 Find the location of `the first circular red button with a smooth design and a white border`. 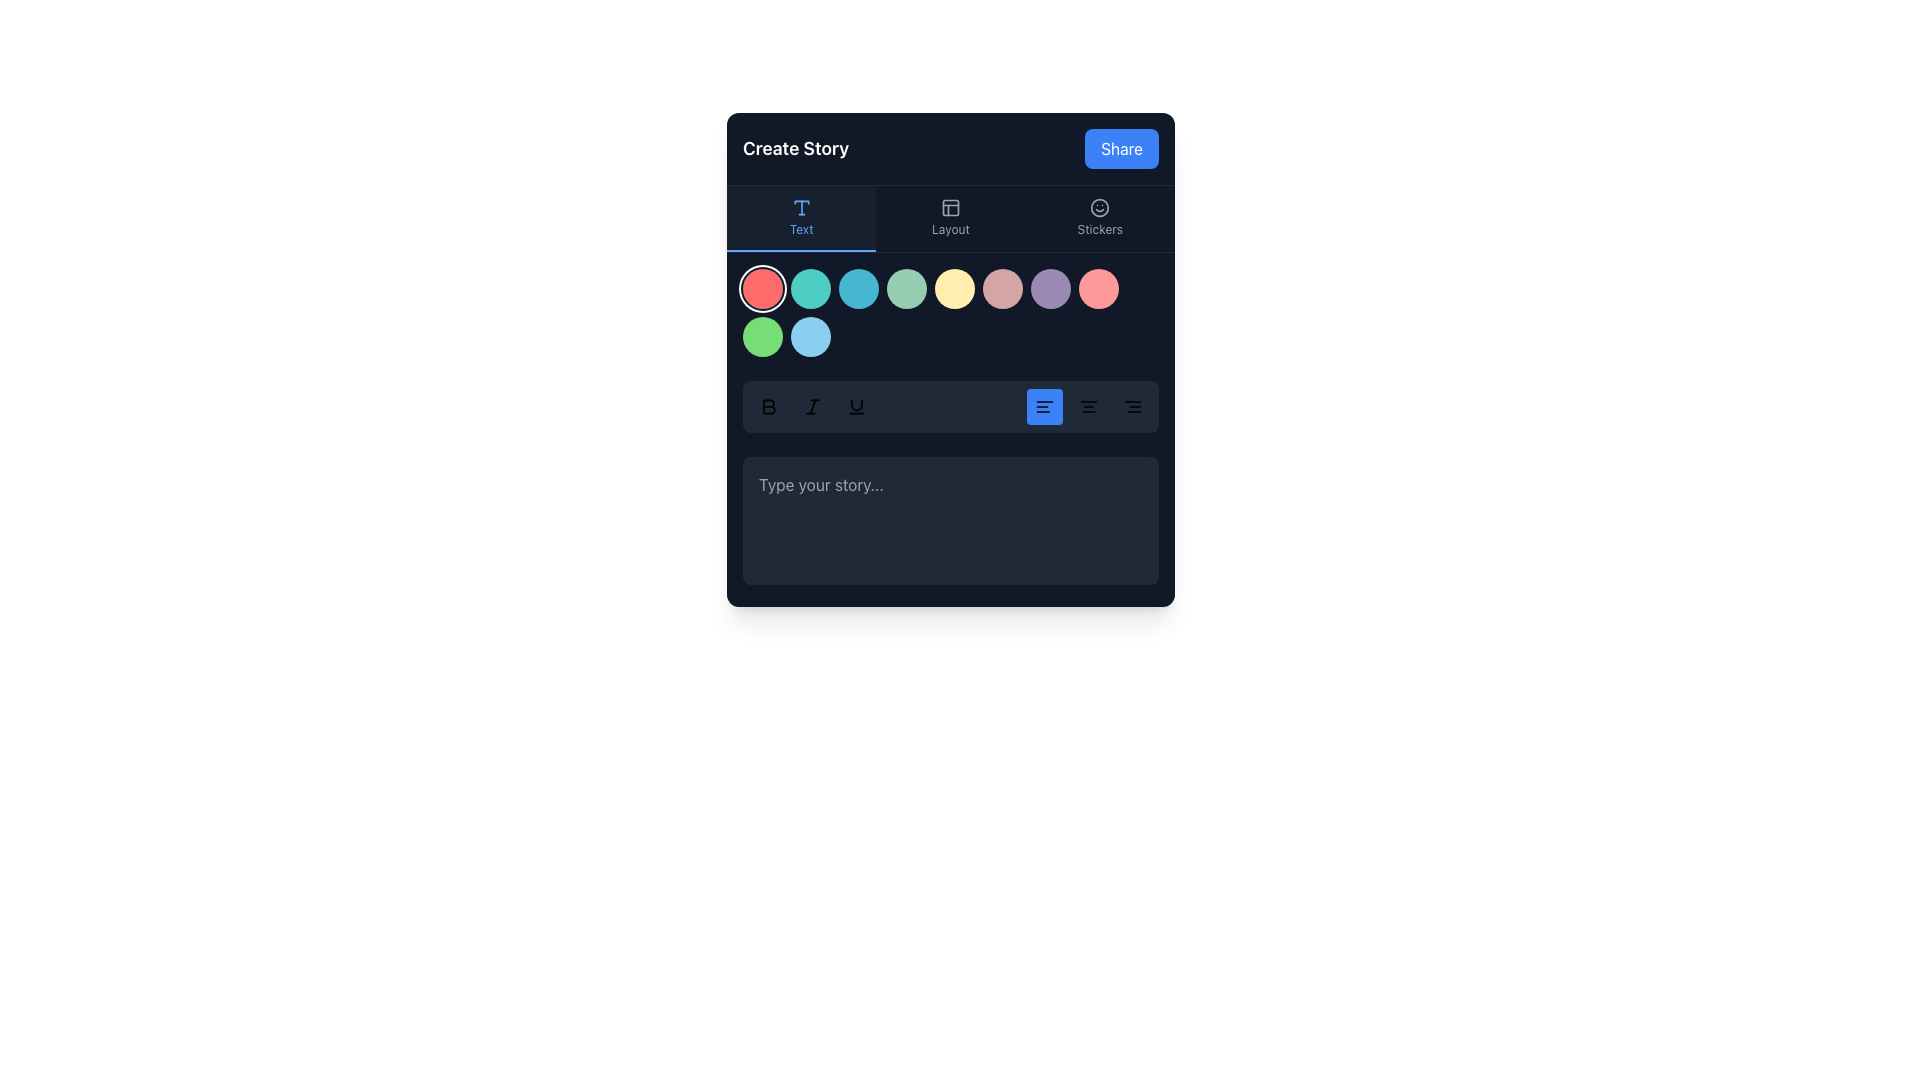

the first circular red button with a smooth design and a white border is located at coordinates (762, 289).